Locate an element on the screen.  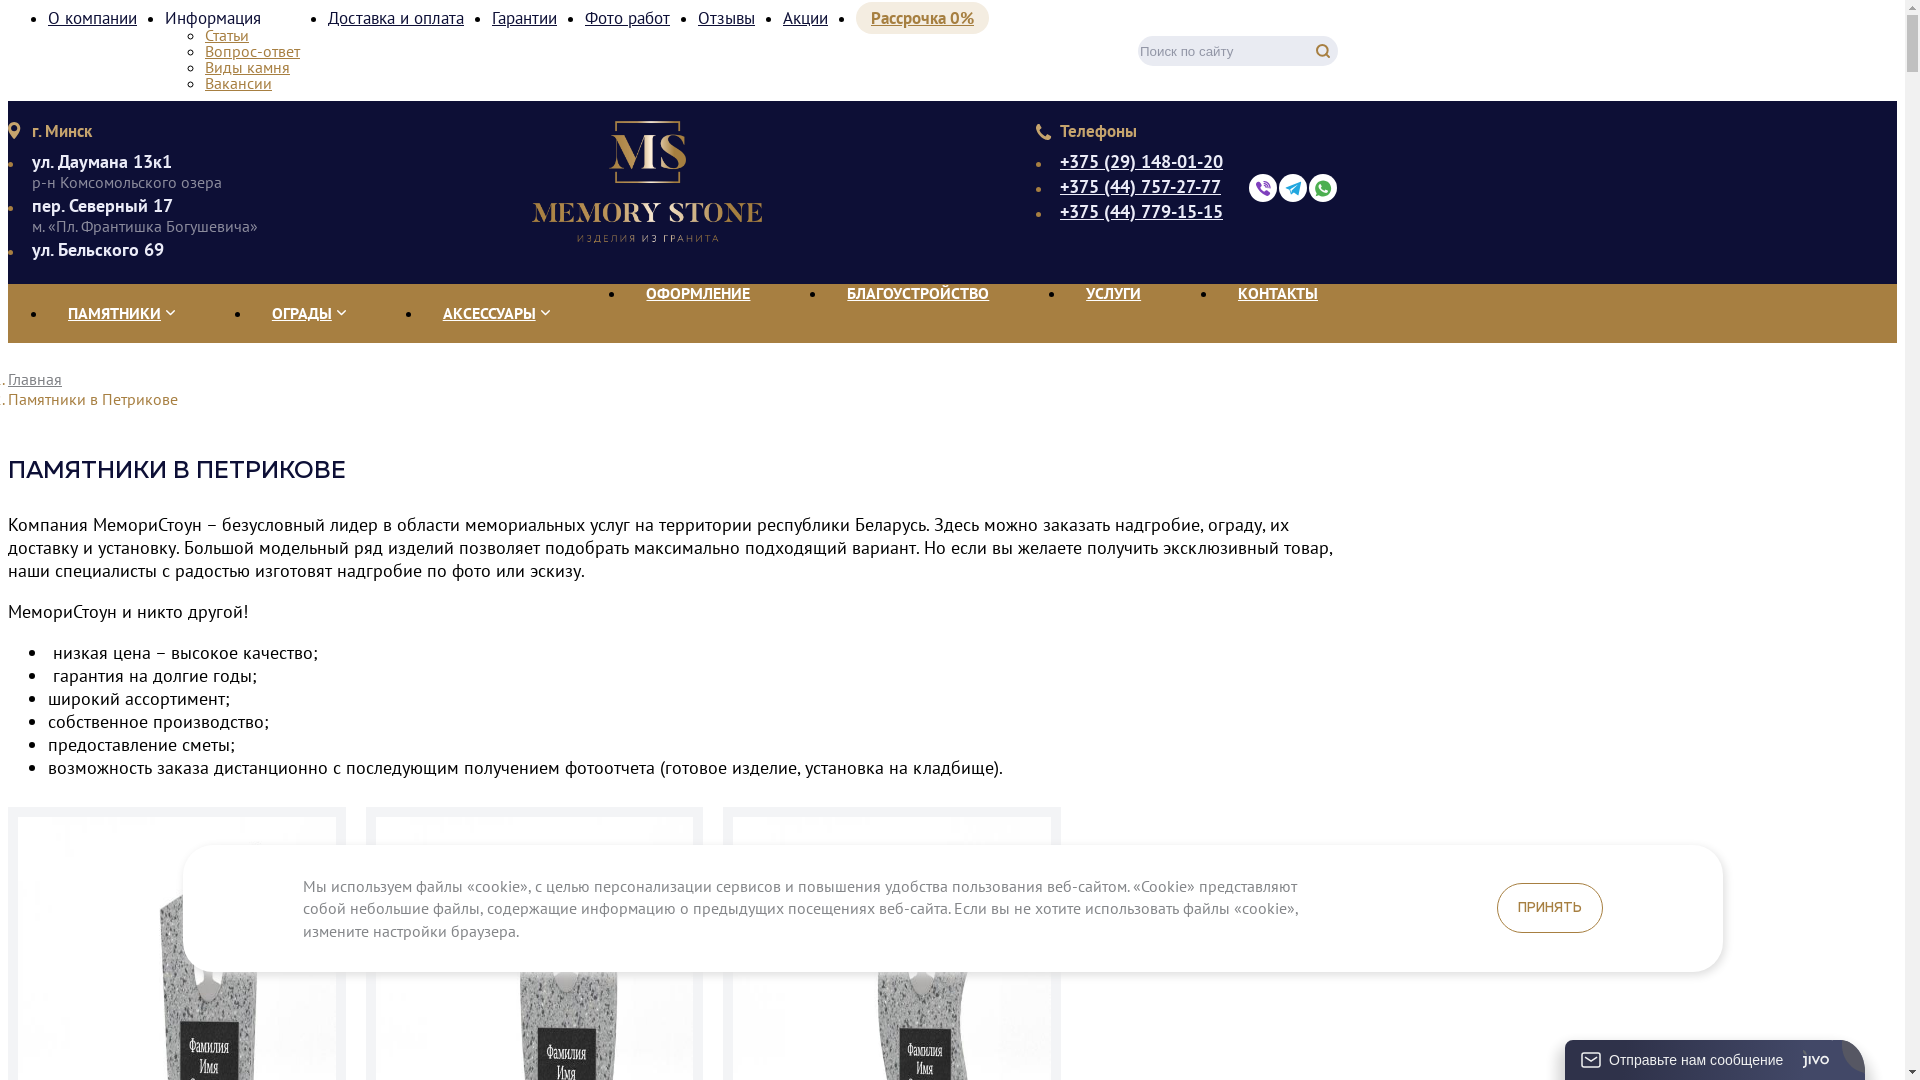
'+375 (44) 757-27-77' is located at coordinates (1141, 186).